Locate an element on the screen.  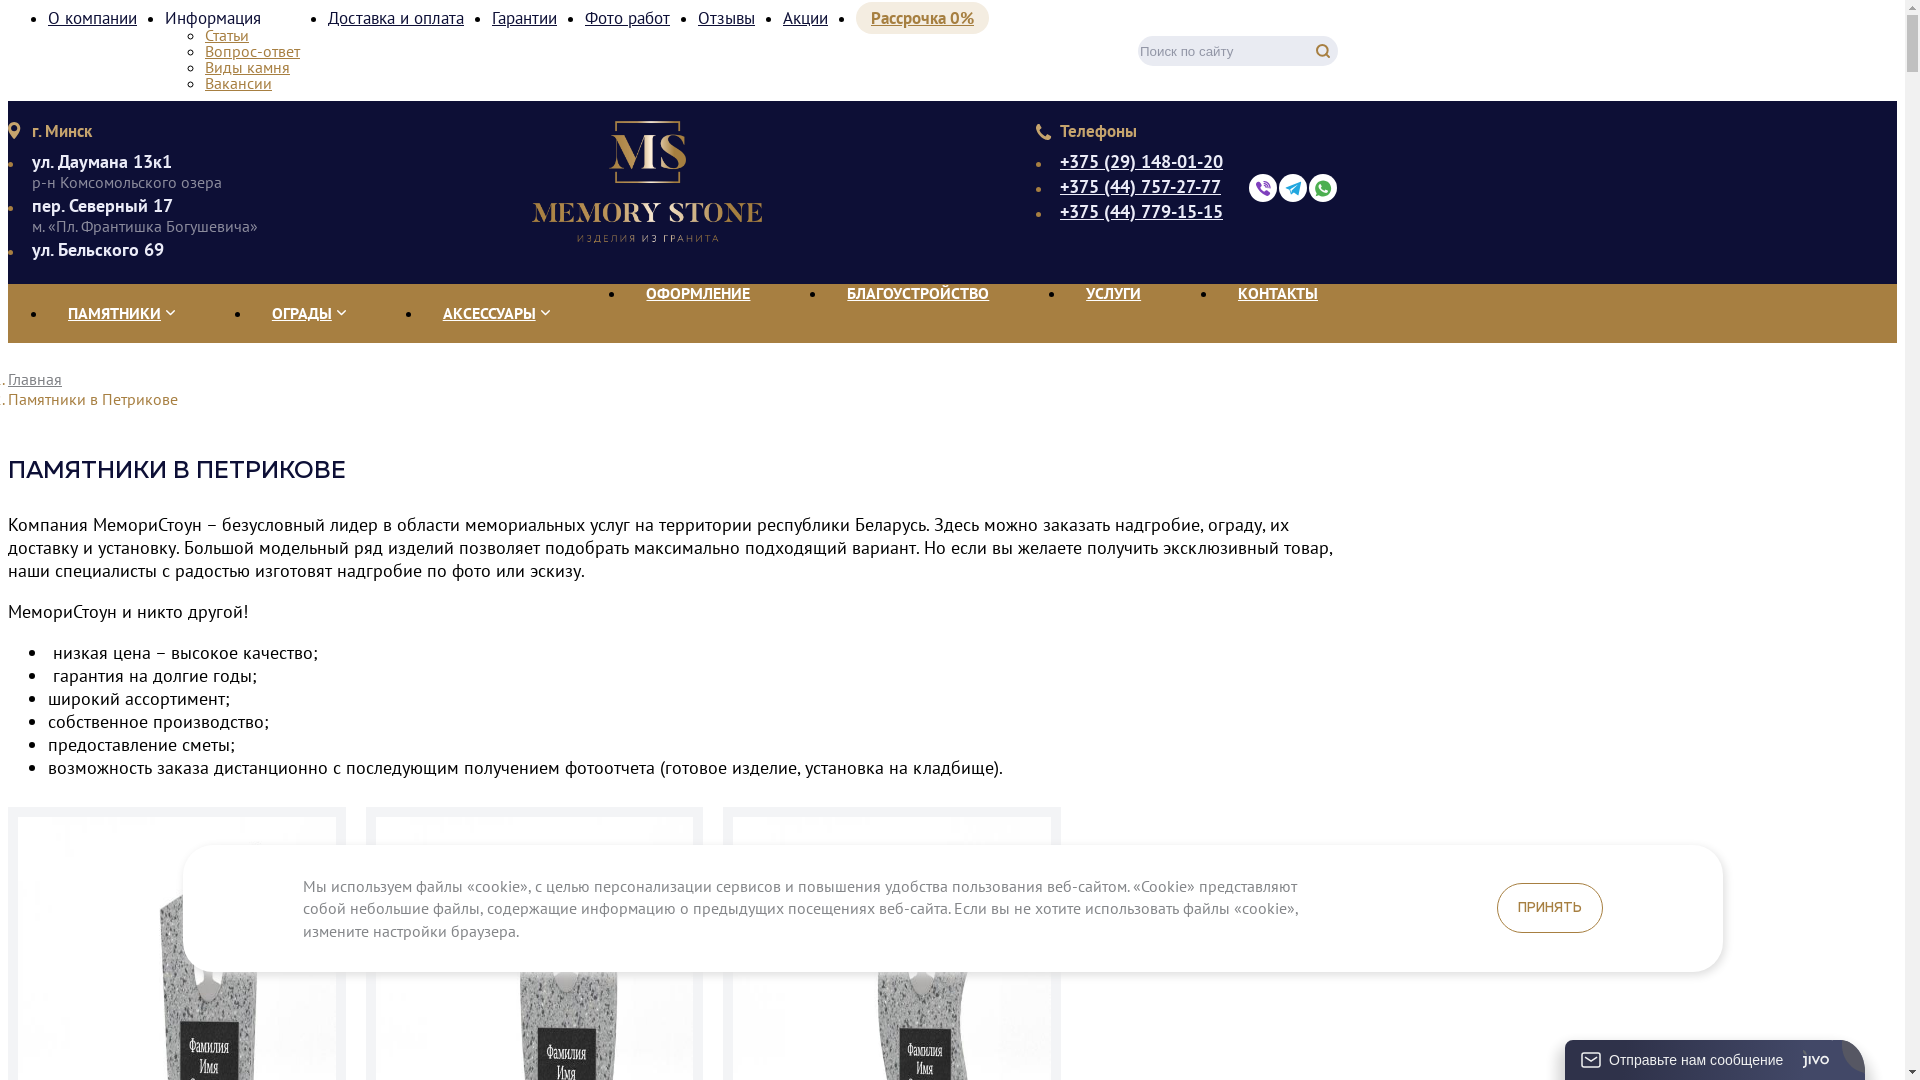
'+375 (44) 757-27-77' is located at coordinates (1141, 186).